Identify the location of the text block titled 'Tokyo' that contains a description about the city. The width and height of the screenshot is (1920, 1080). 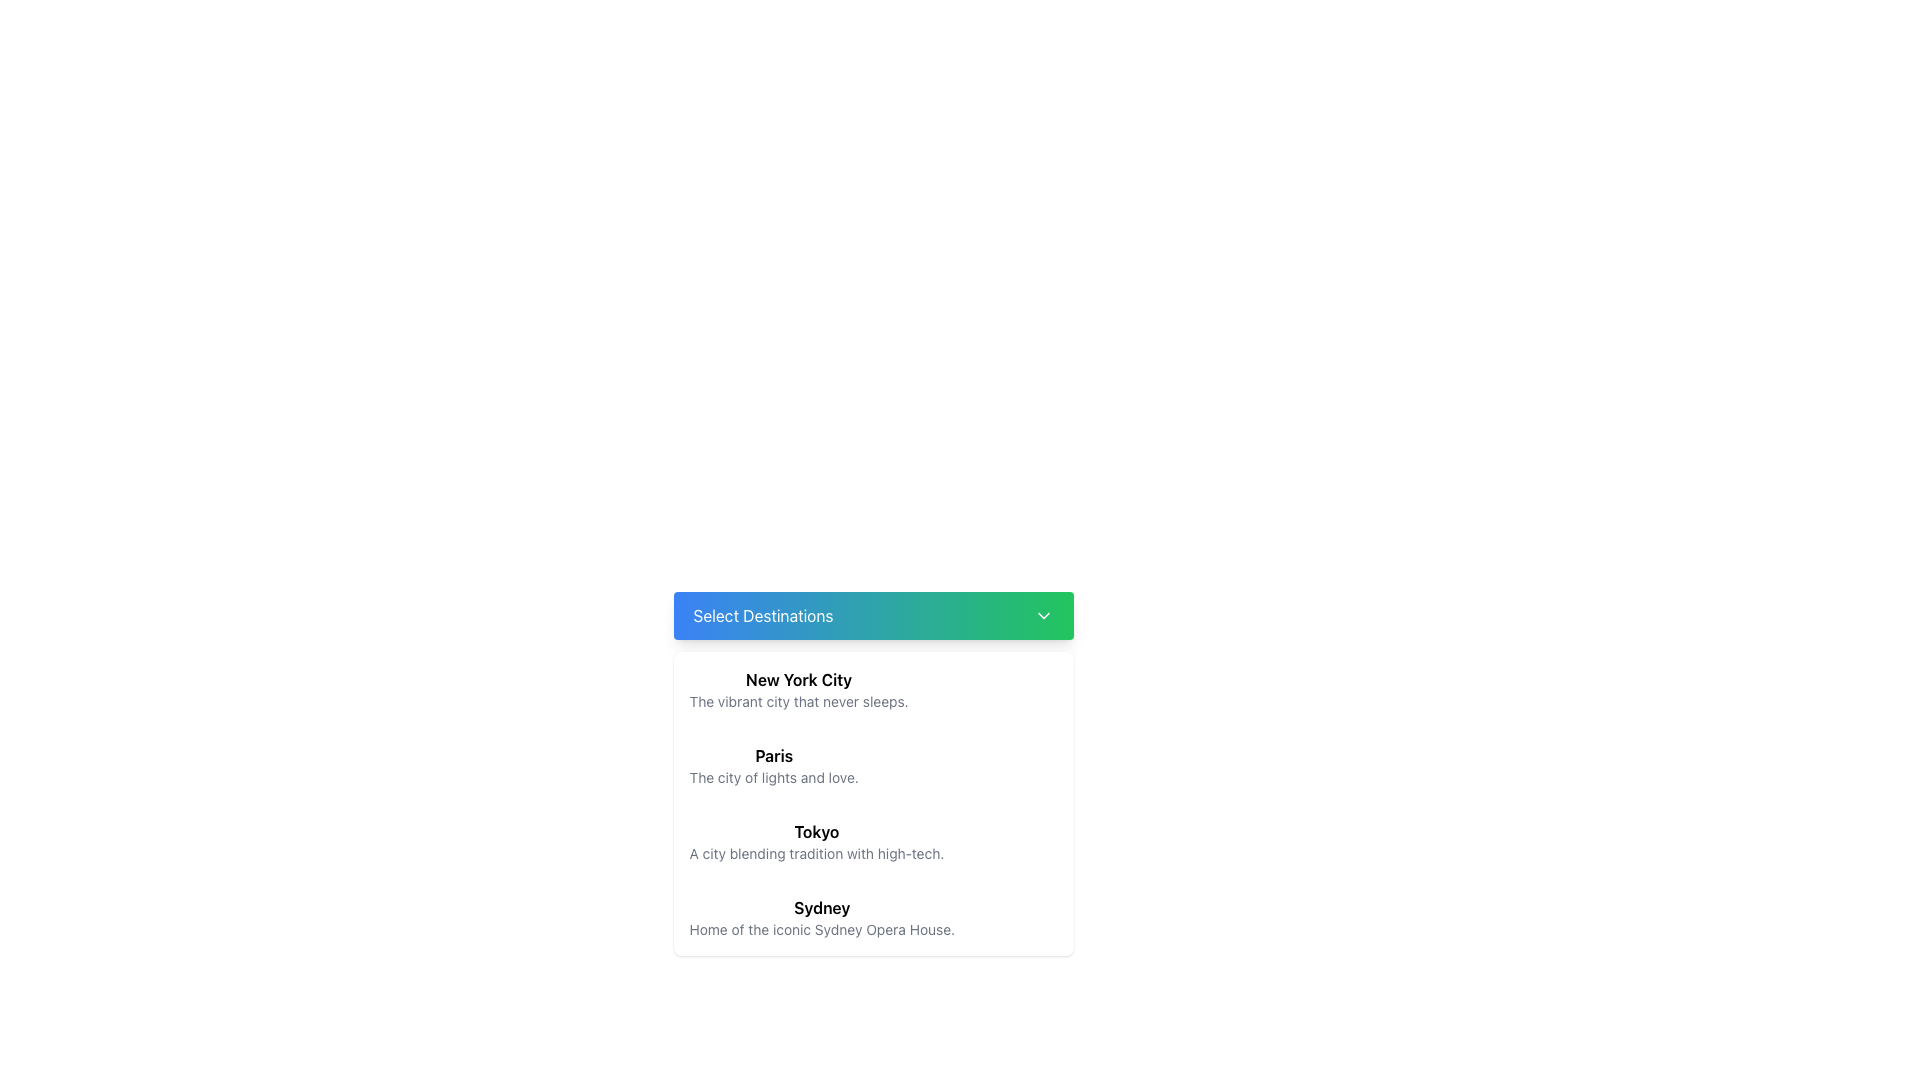
(816, 841).